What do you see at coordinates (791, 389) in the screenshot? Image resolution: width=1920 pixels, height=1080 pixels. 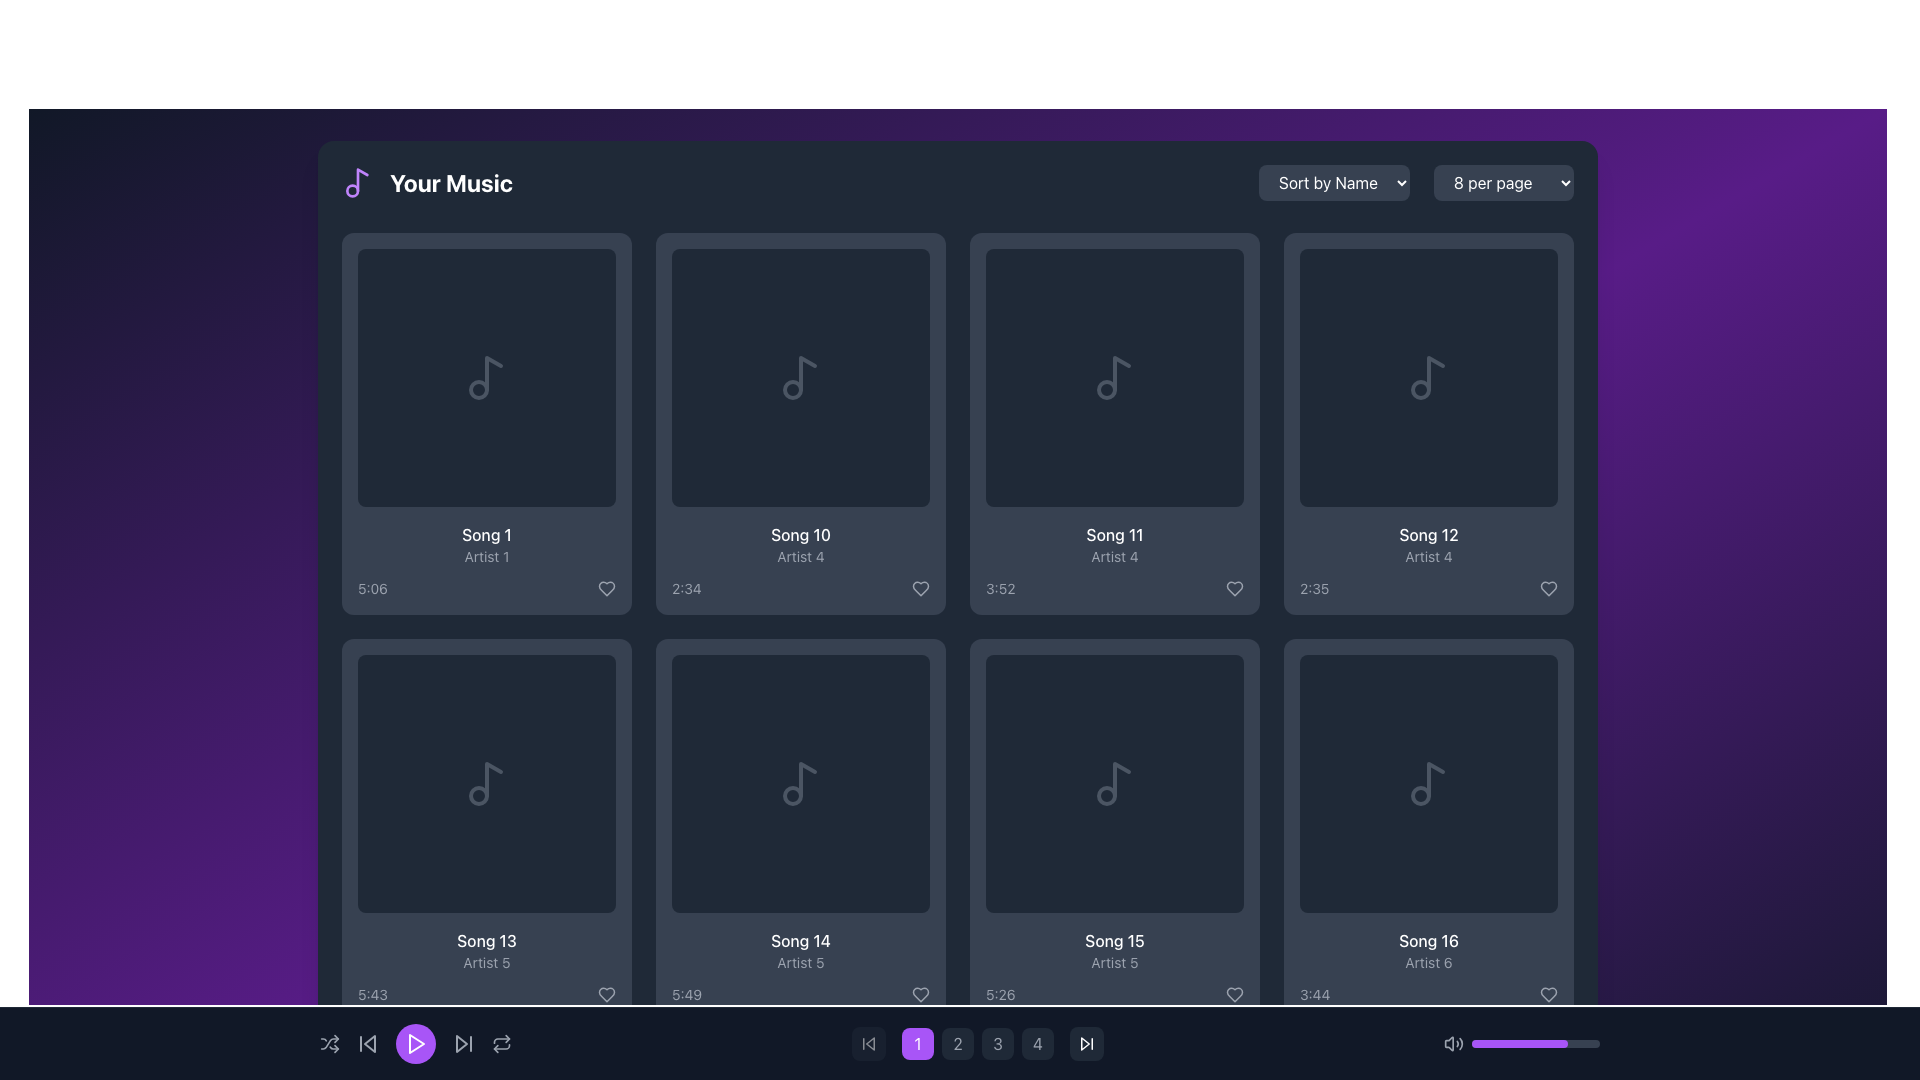 I see `the circle representing the musical note icon for 'Song 10' within the SVG graphic that is centered in the card layout` at bounding box center [791, 389].